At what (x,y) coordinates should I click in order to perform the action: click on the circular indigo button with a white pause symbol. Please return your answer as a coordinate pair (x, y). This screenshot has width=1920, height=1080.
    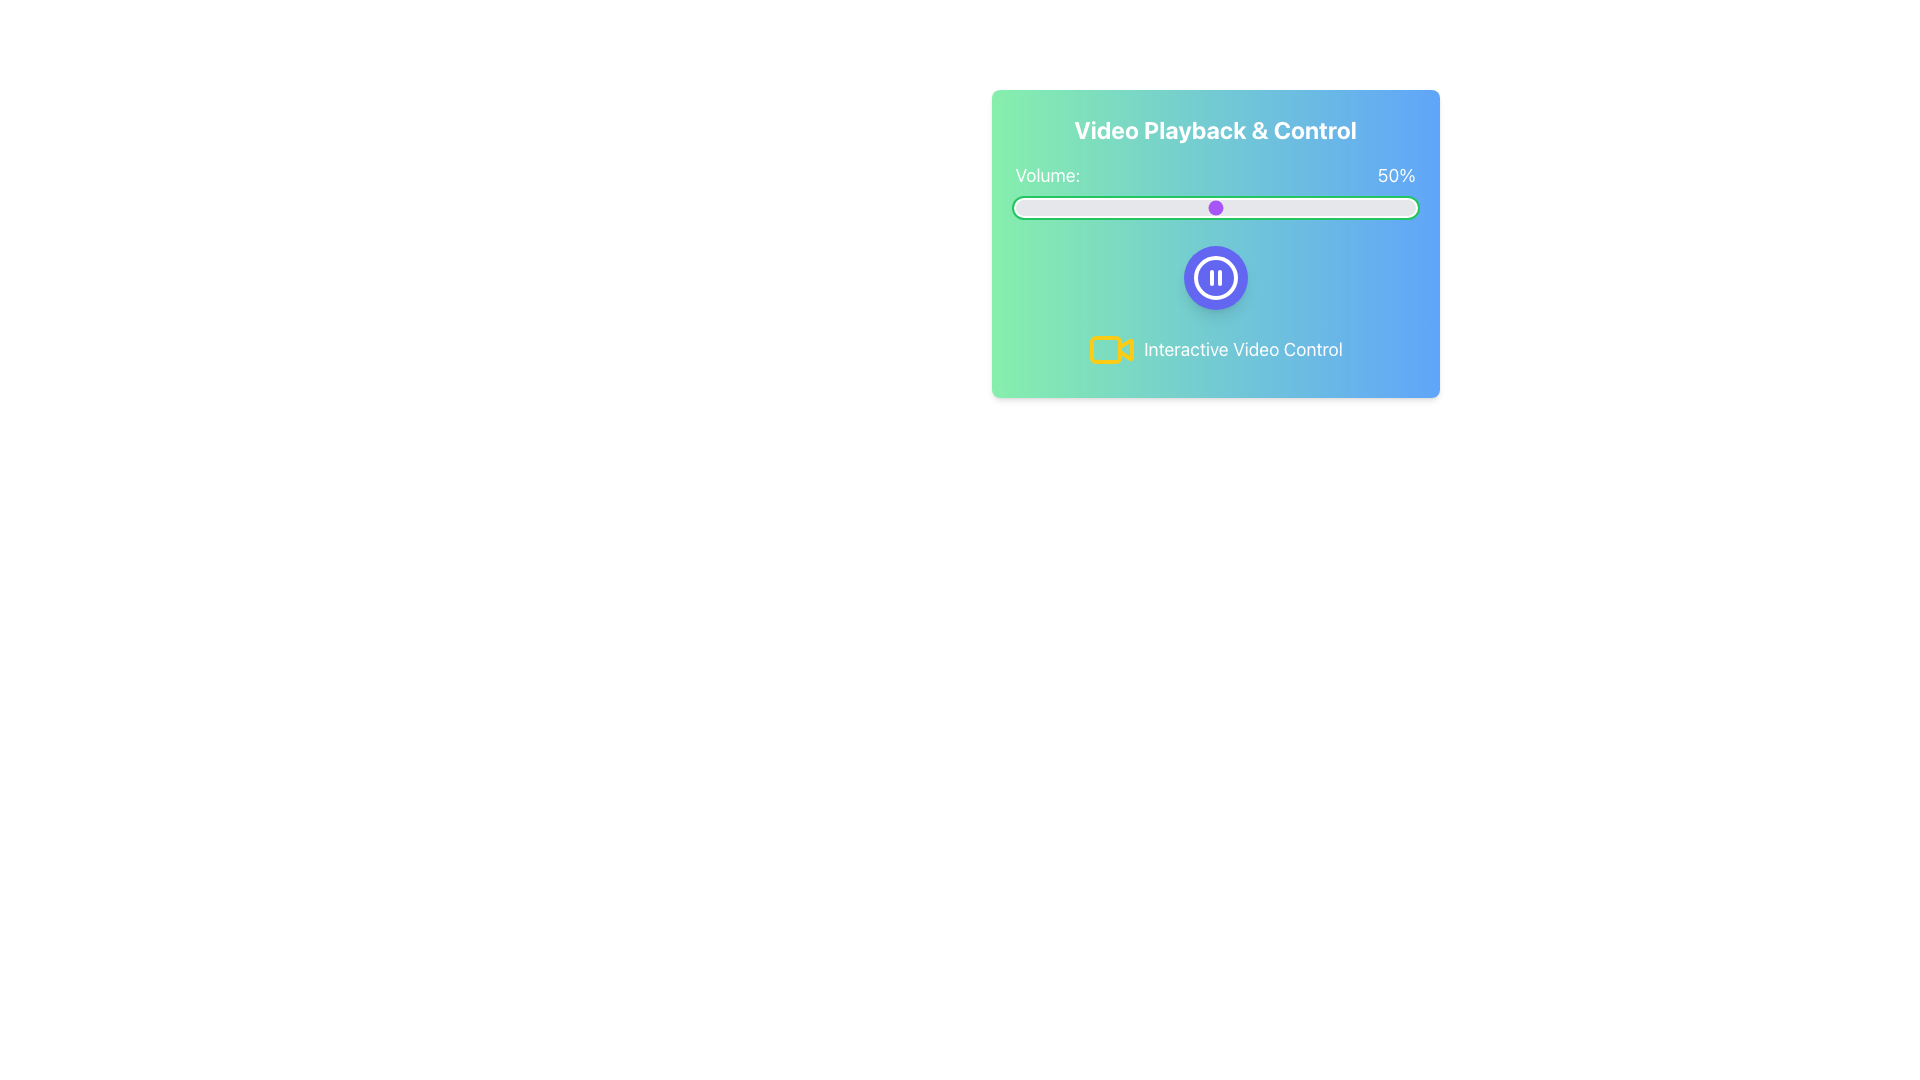
    Looking at the image, I should click on (1214, 277).